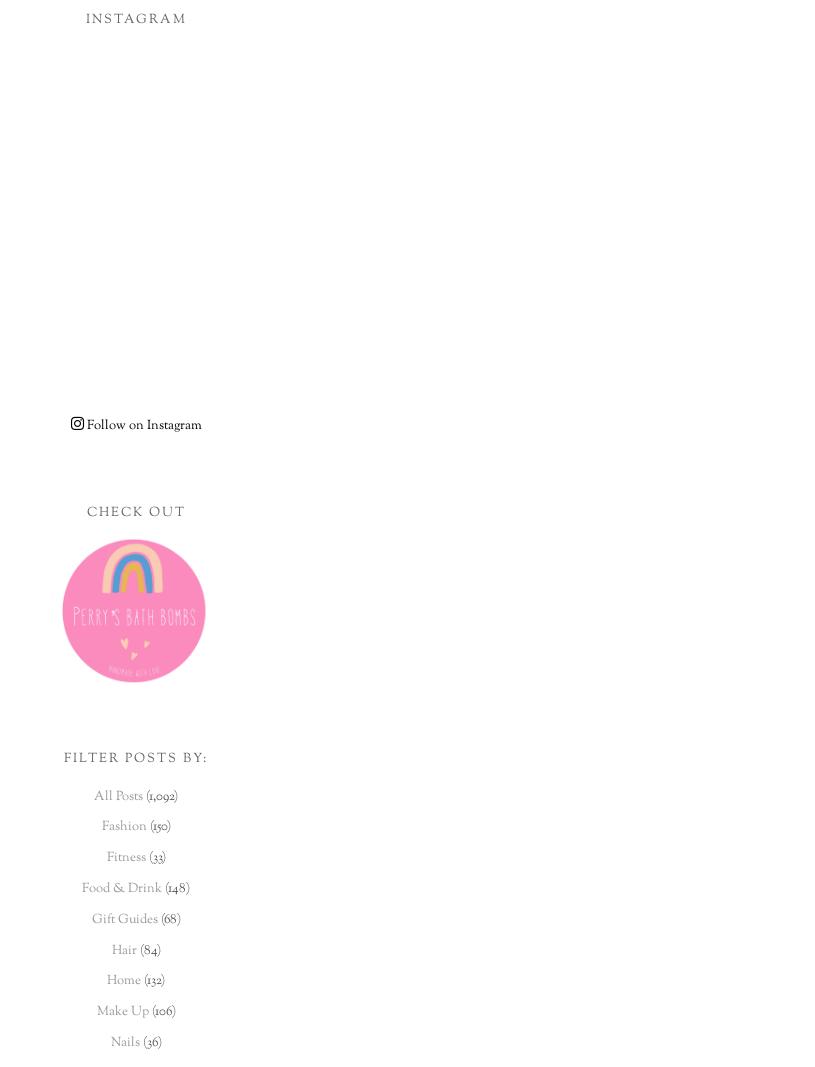  I want to click on '(36)', so click(139, 1042).